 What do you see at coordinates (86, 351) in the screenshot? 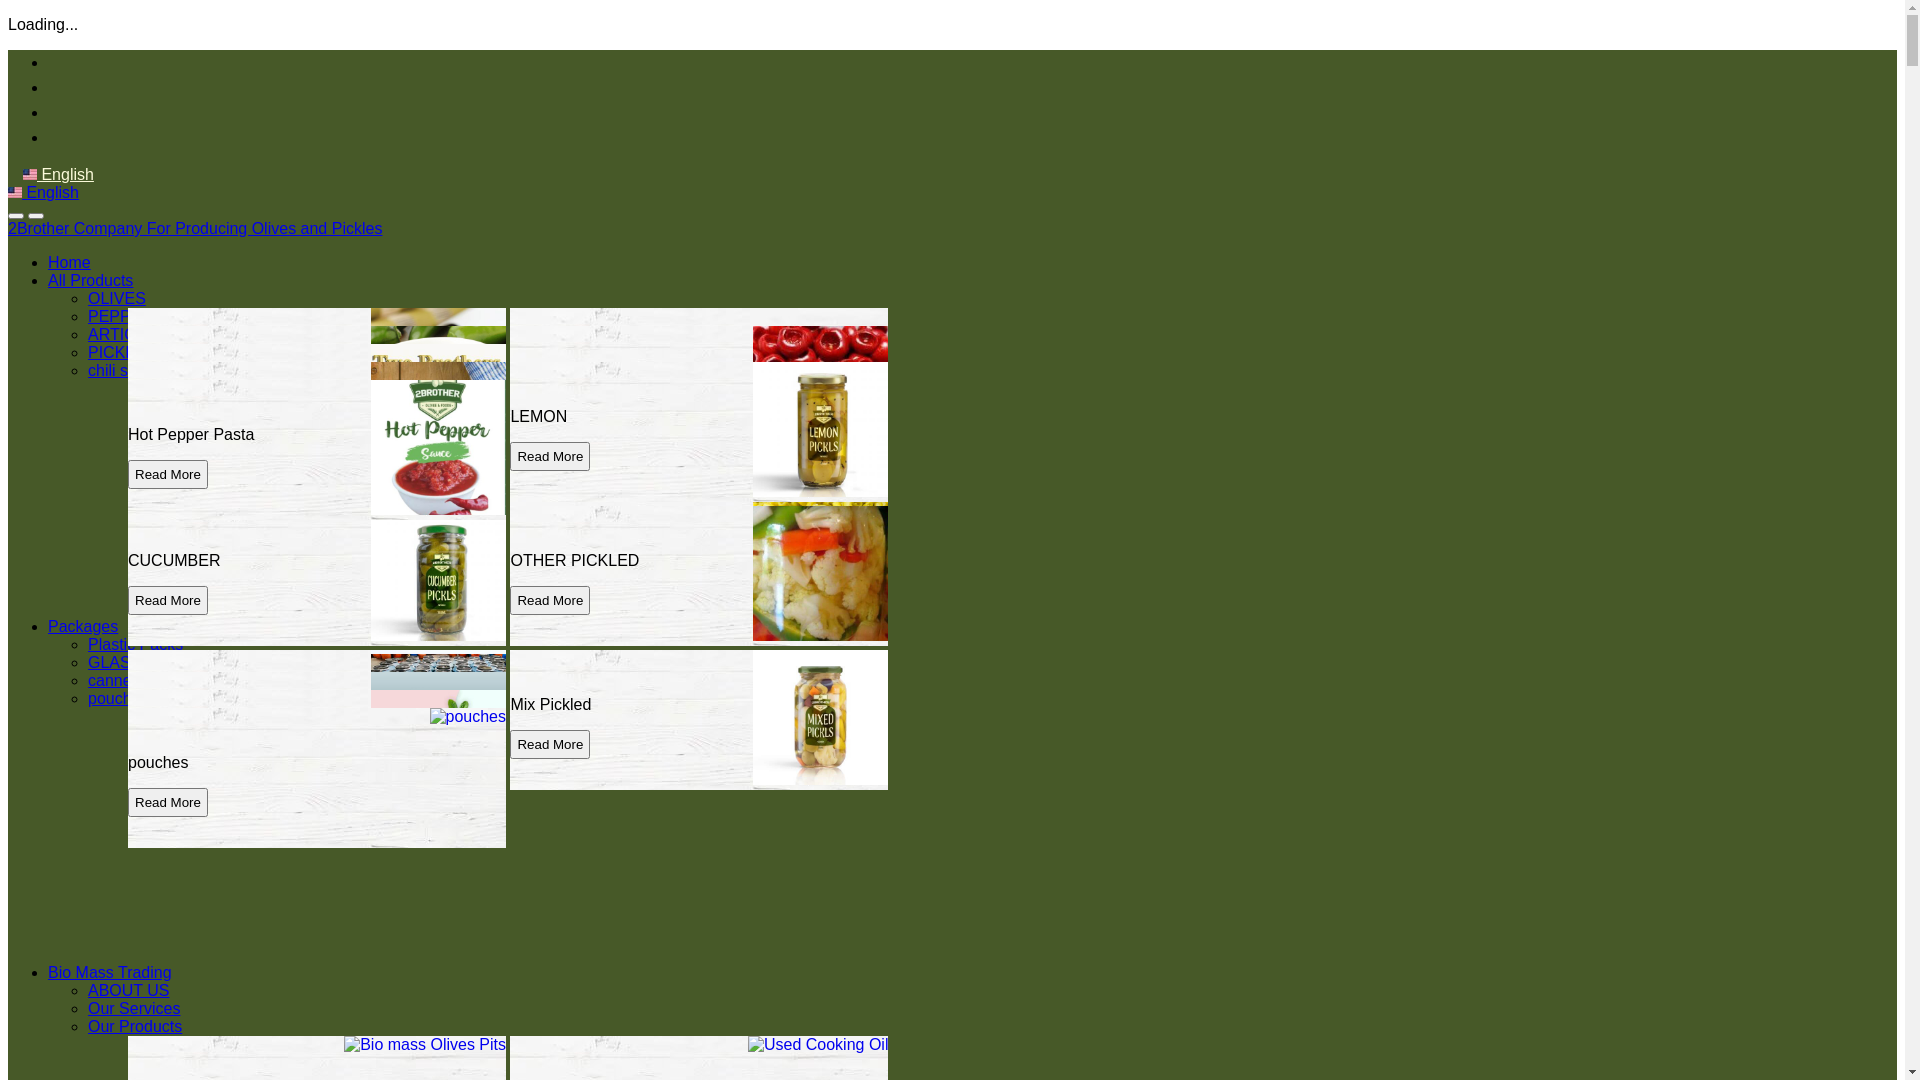
I see `'PICKLES'` at bounding box center [86, 351].